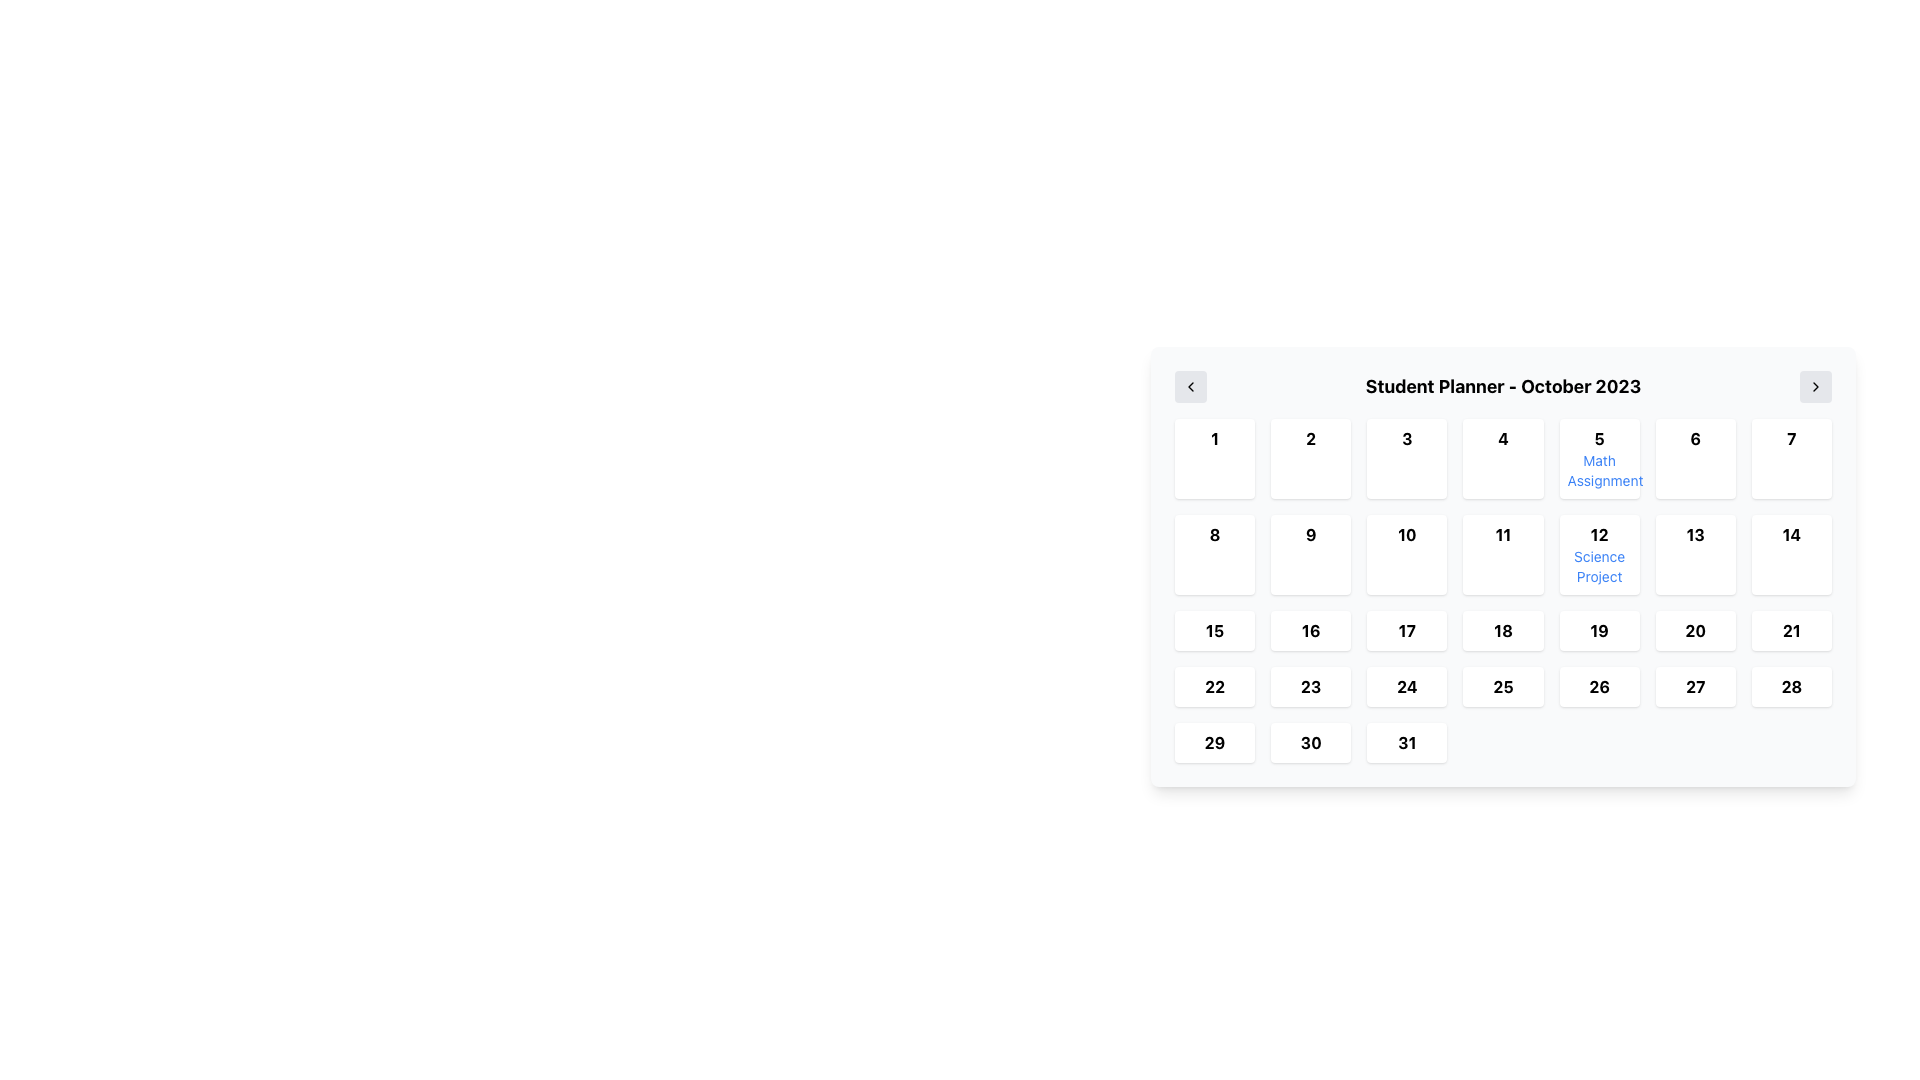  Describe the element at coordinates (1213, 685) in the screenshot. I see `the bold black text displaying the number '22' located in the fifth row, first column of the calendar grid` at that location.